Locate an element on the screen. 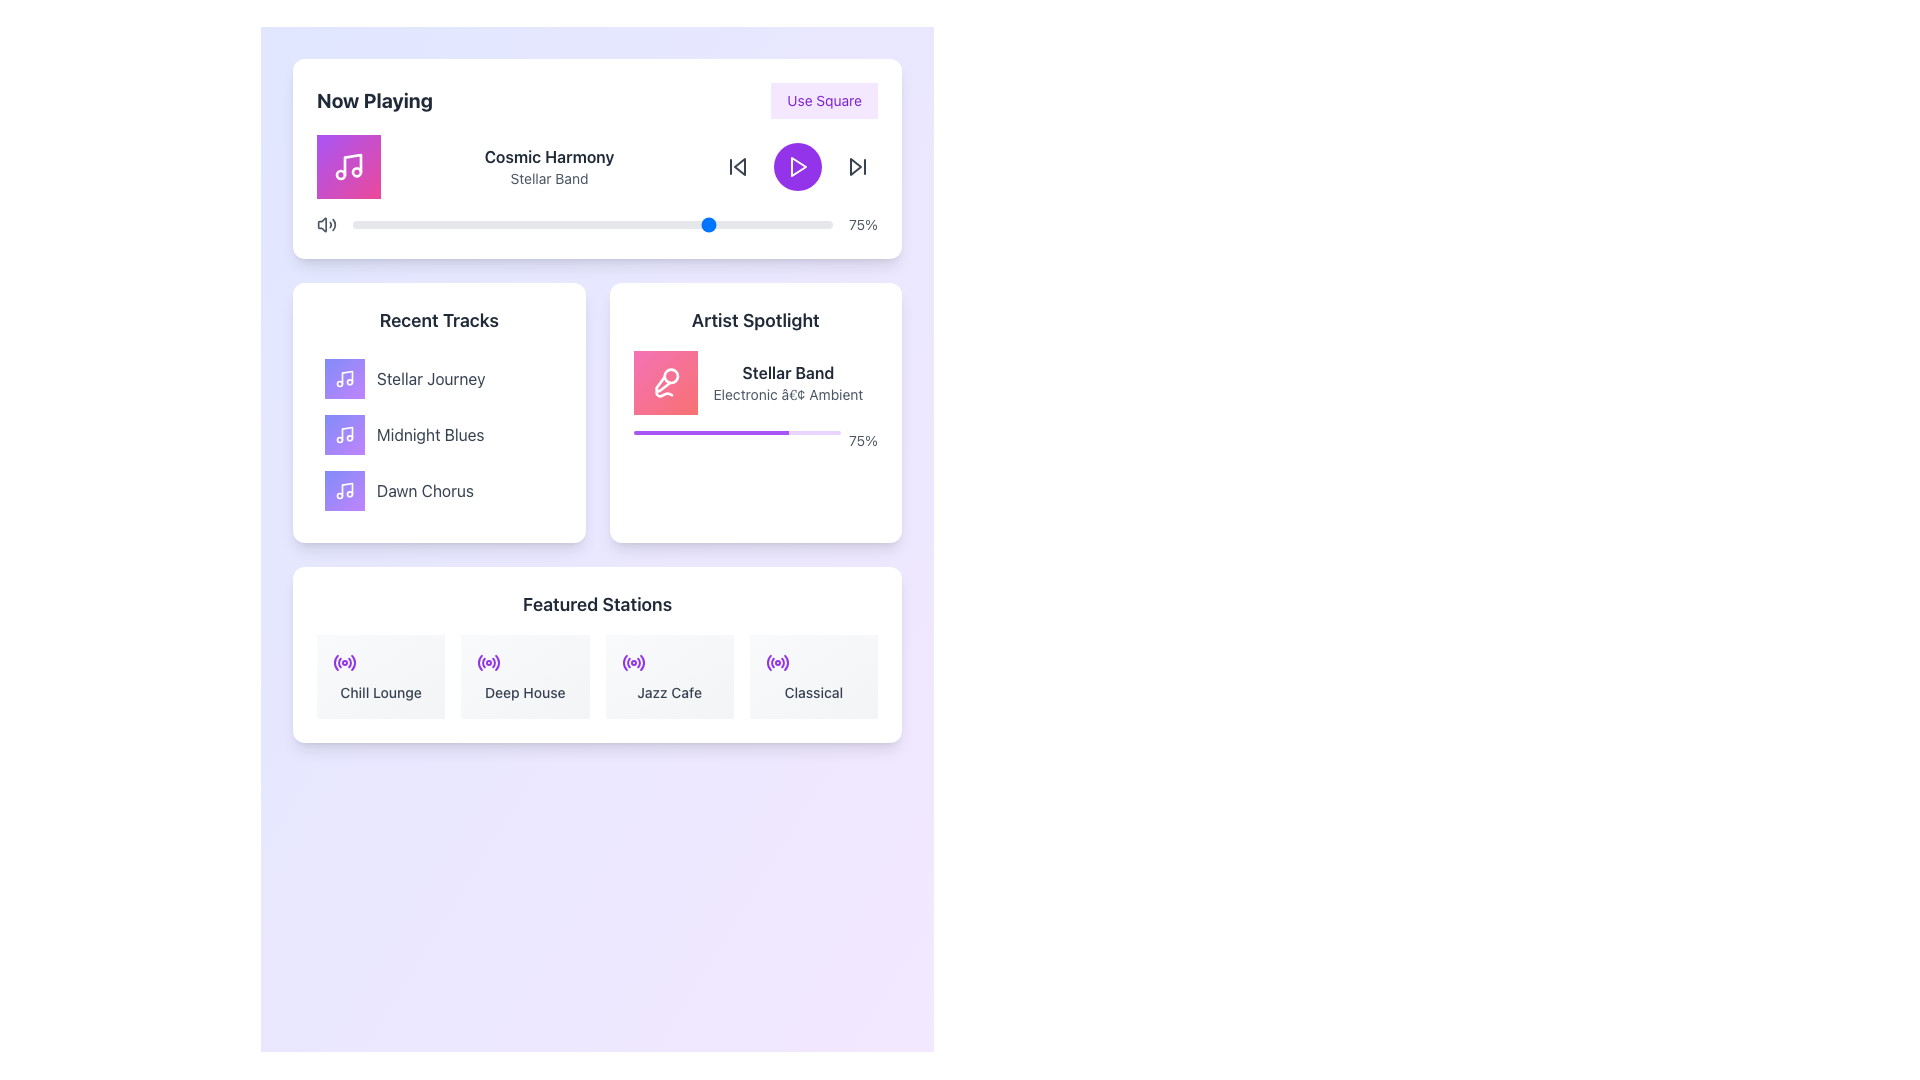 This screenshot has height=1080, width=1920. text from the bold label displaying the title 'Stellar Band', which is part of the 'Artist Spotlight' section and centrally aligned above 'Electronic • Ambient' is located at coordinates (787, 373).